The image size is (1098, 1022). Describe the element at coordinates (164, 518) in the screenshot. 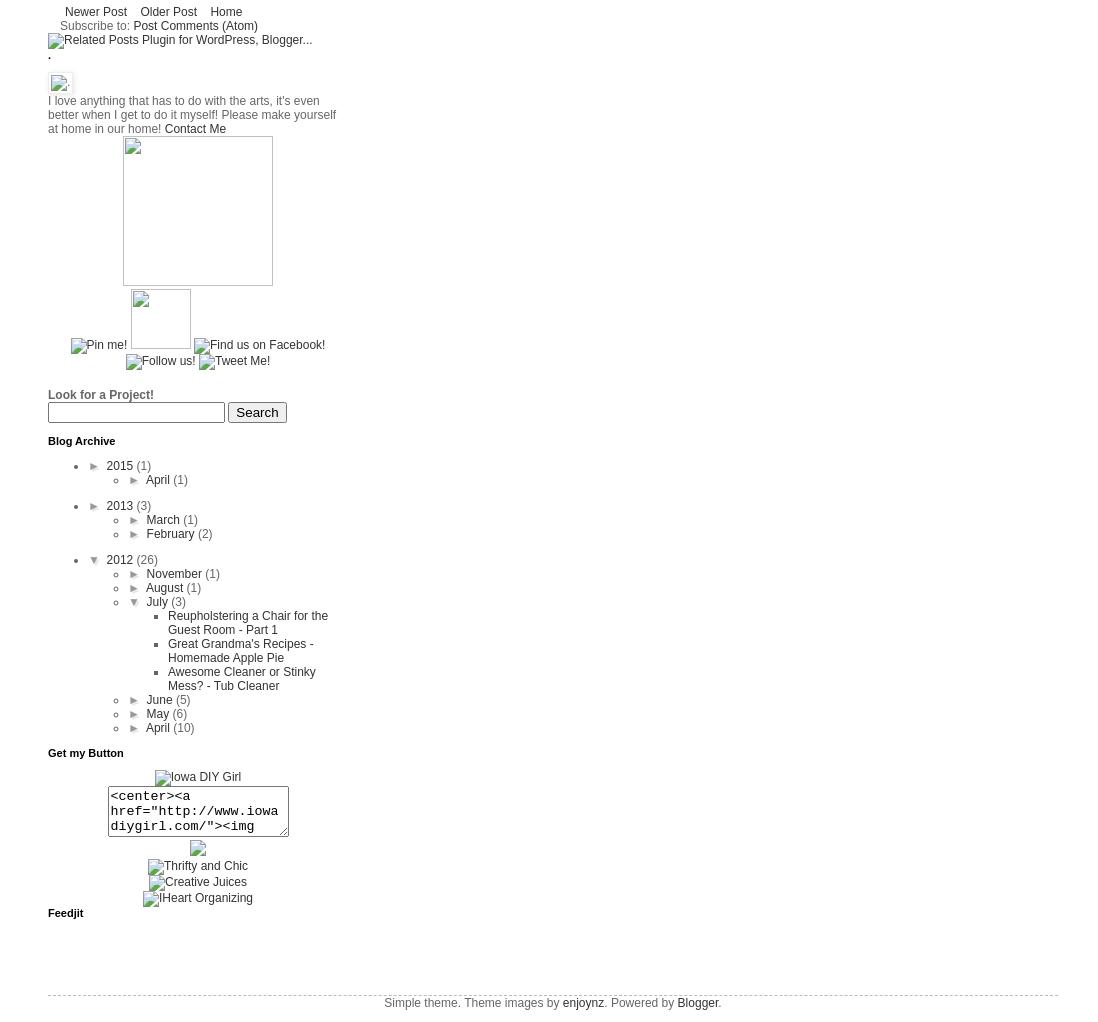

I see `'March'` at that location.